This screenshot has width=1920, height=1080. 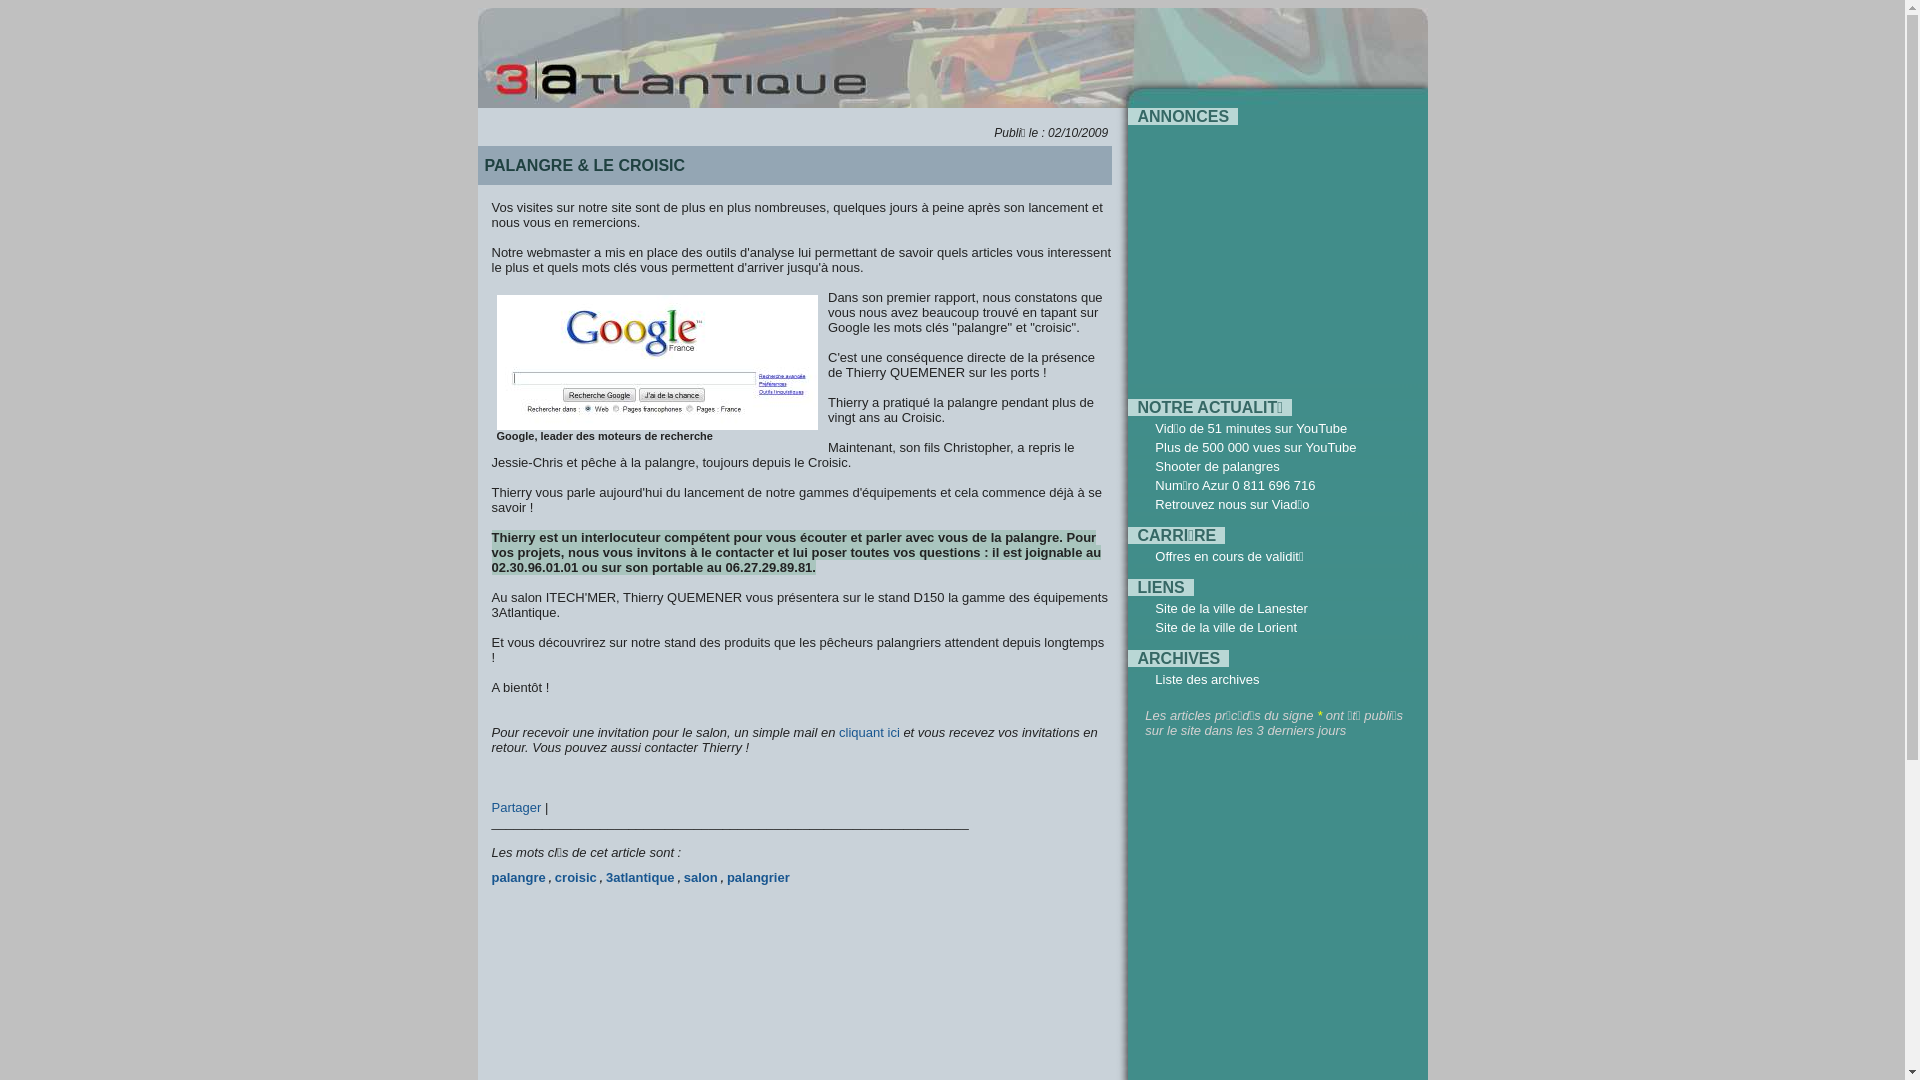 I want to click on 'Advertisement', so click(x=1267, y=253).